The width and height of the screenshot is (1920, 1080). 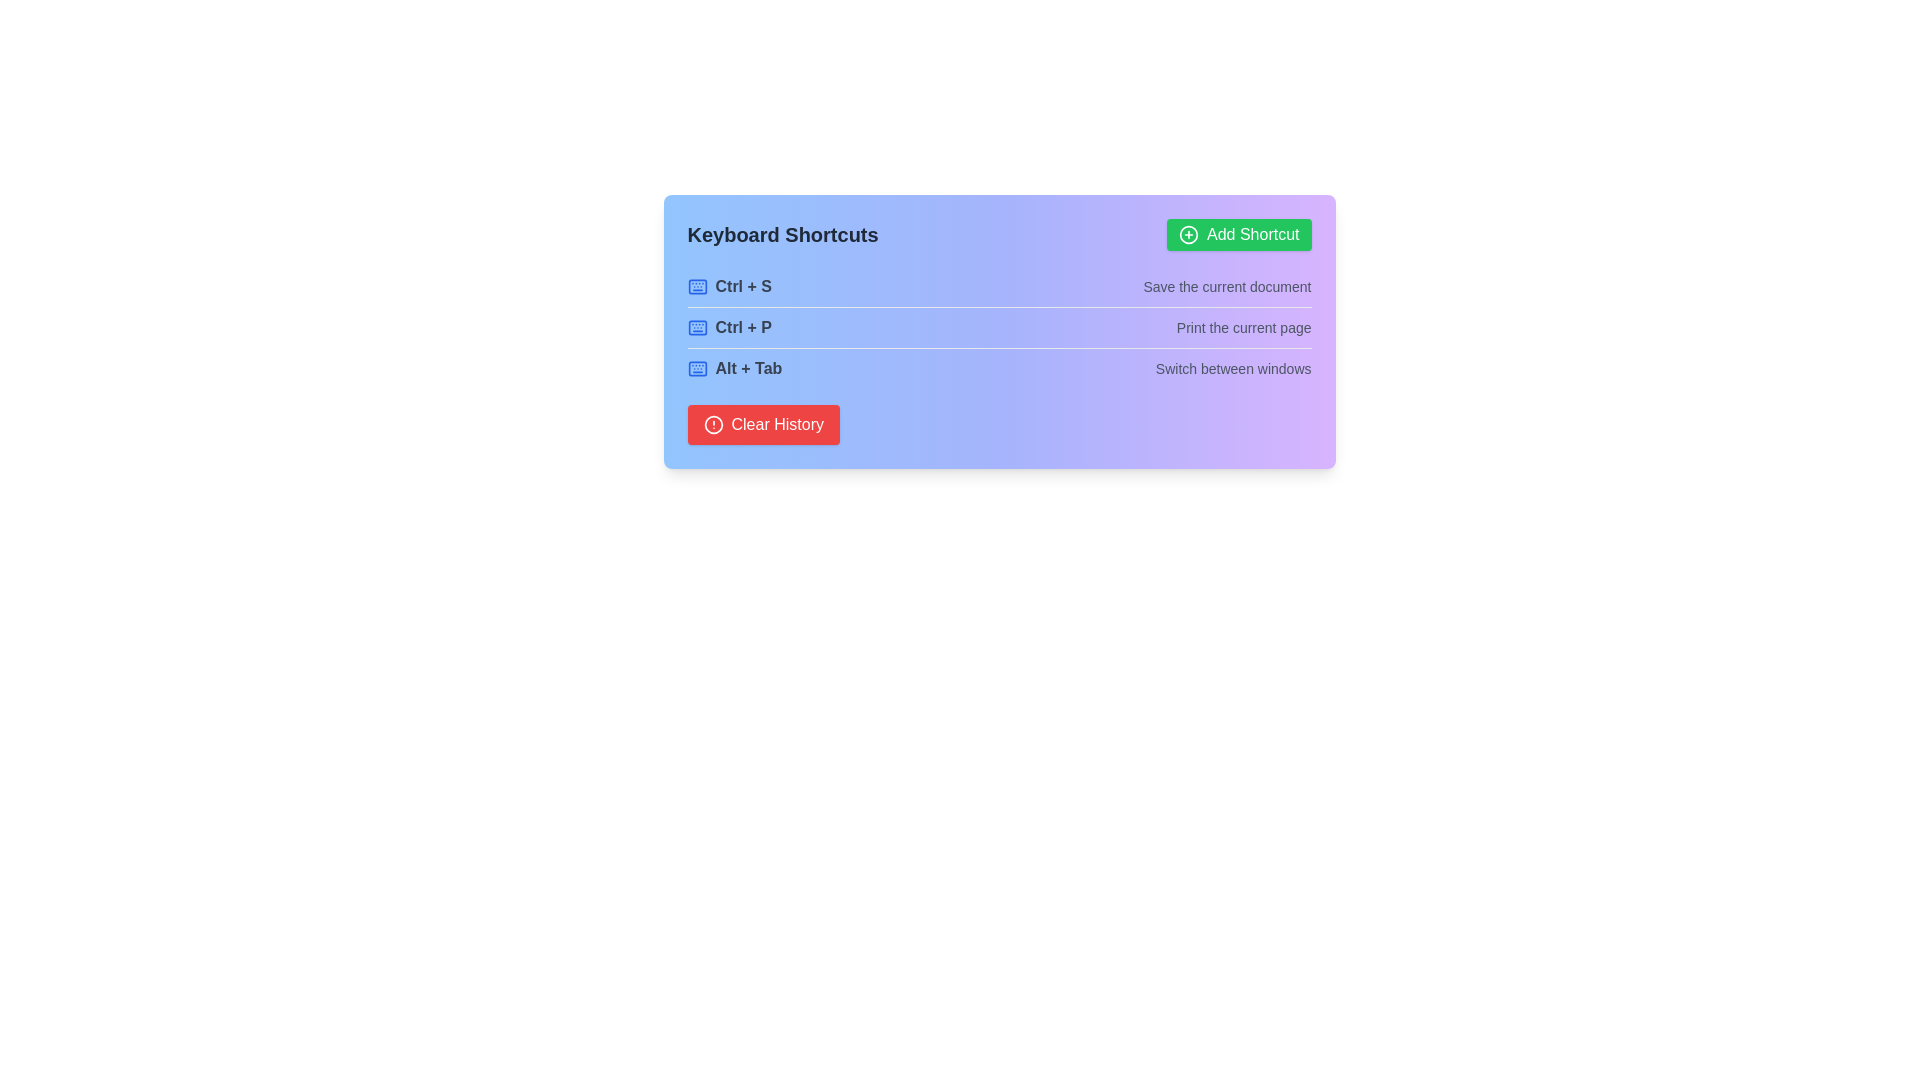 What do you see at coordinates (728, 286) in the screenshot?
I see `the 'Ctrl + S' label with keyboard icon, which is the first item in the keyboard shortcuts panel, displayed in bold dark font against a blue background` at bounding box center [728, 286].